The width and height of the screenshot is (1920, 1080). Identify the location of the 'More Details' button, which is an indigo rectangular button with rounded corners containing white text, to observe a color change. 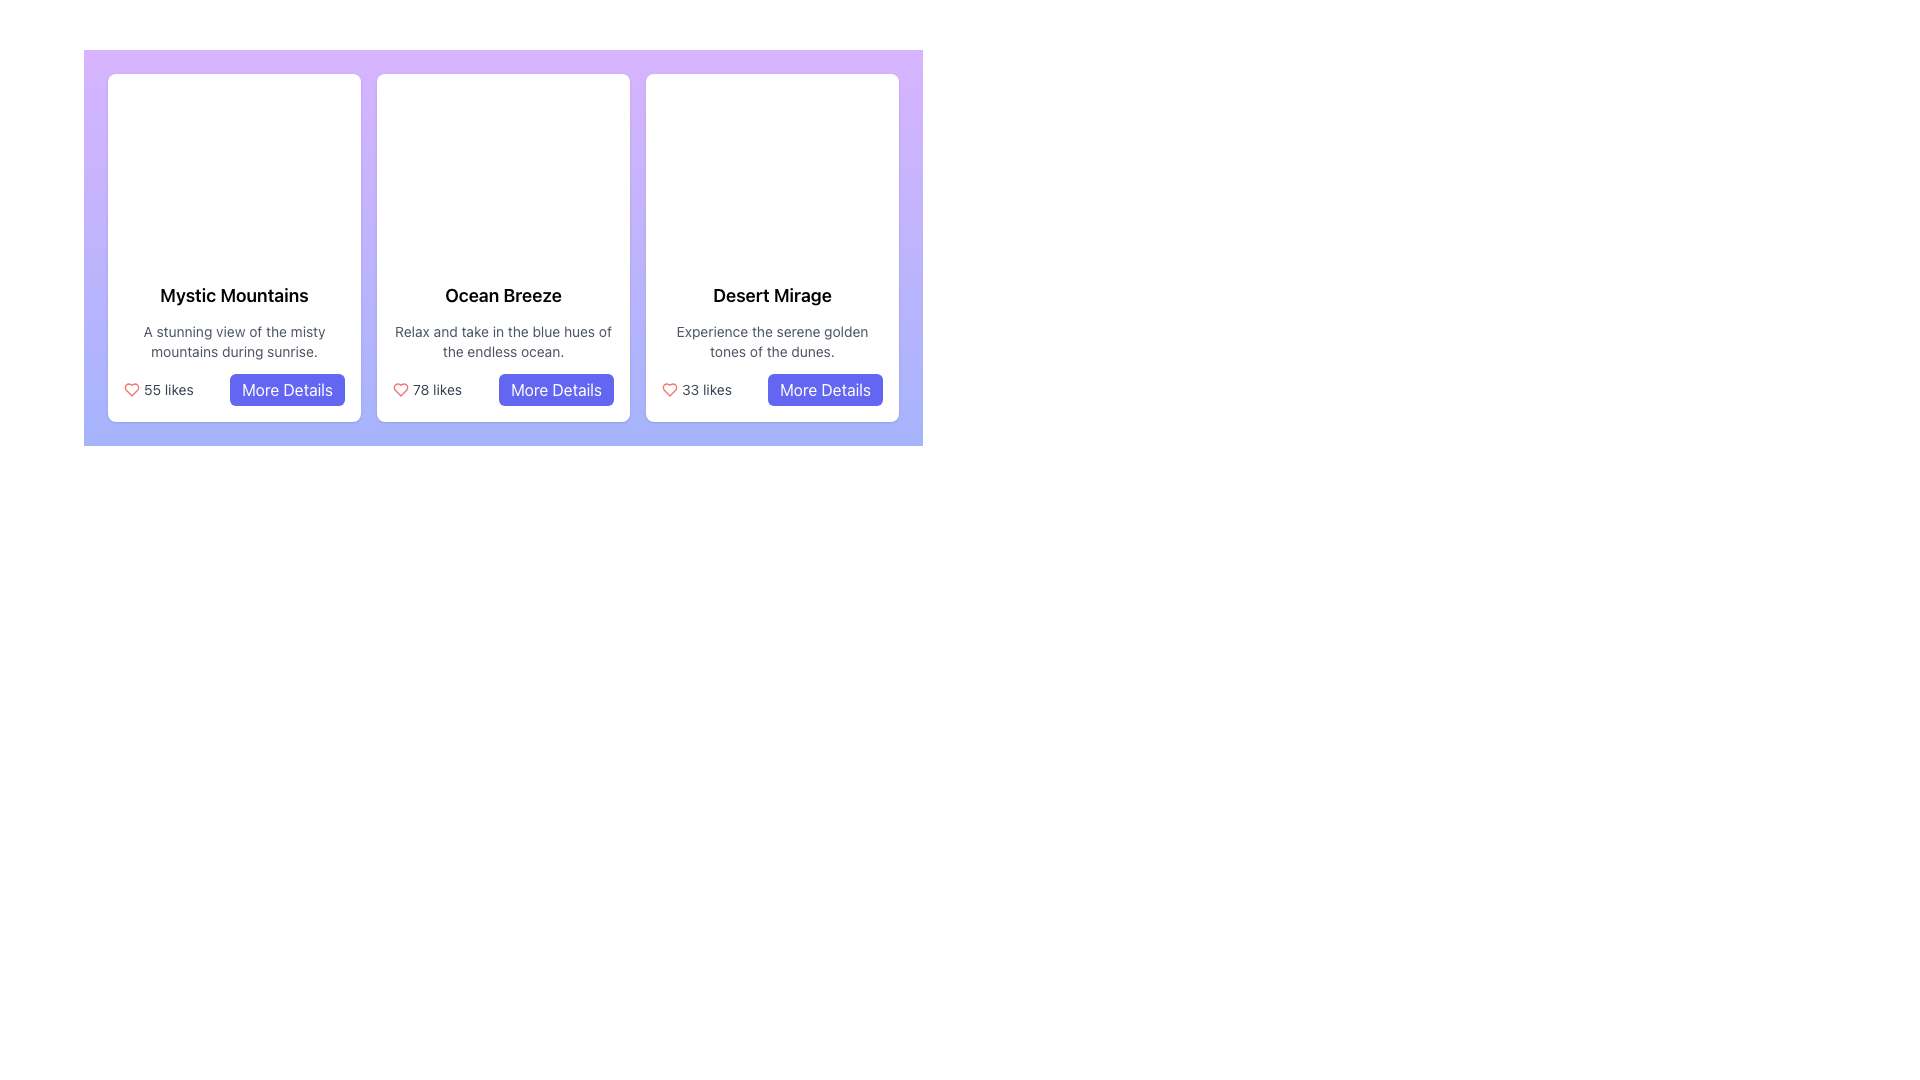
(286, 389).